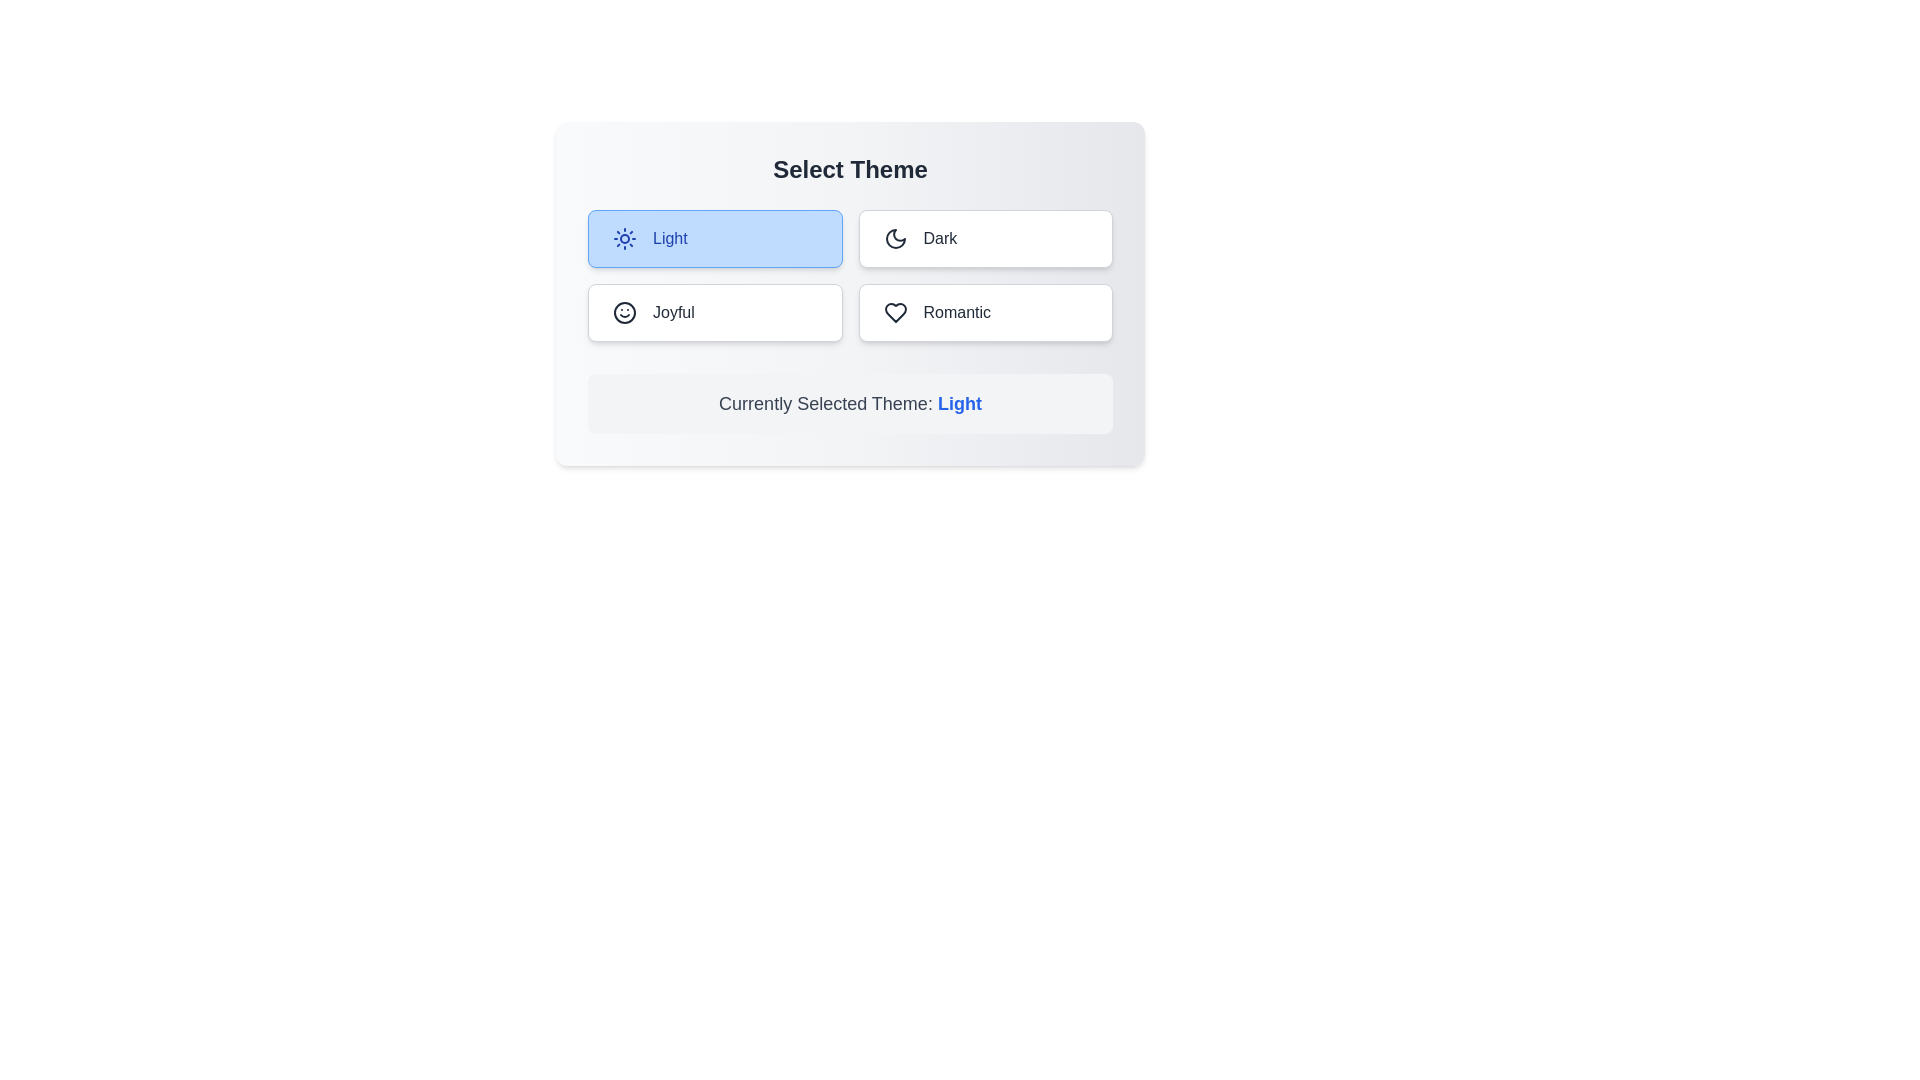 This screenshot has width=1920, height=1080. I want to click on the theme Dark by clicking on the corresponding button, so click(985, 238).